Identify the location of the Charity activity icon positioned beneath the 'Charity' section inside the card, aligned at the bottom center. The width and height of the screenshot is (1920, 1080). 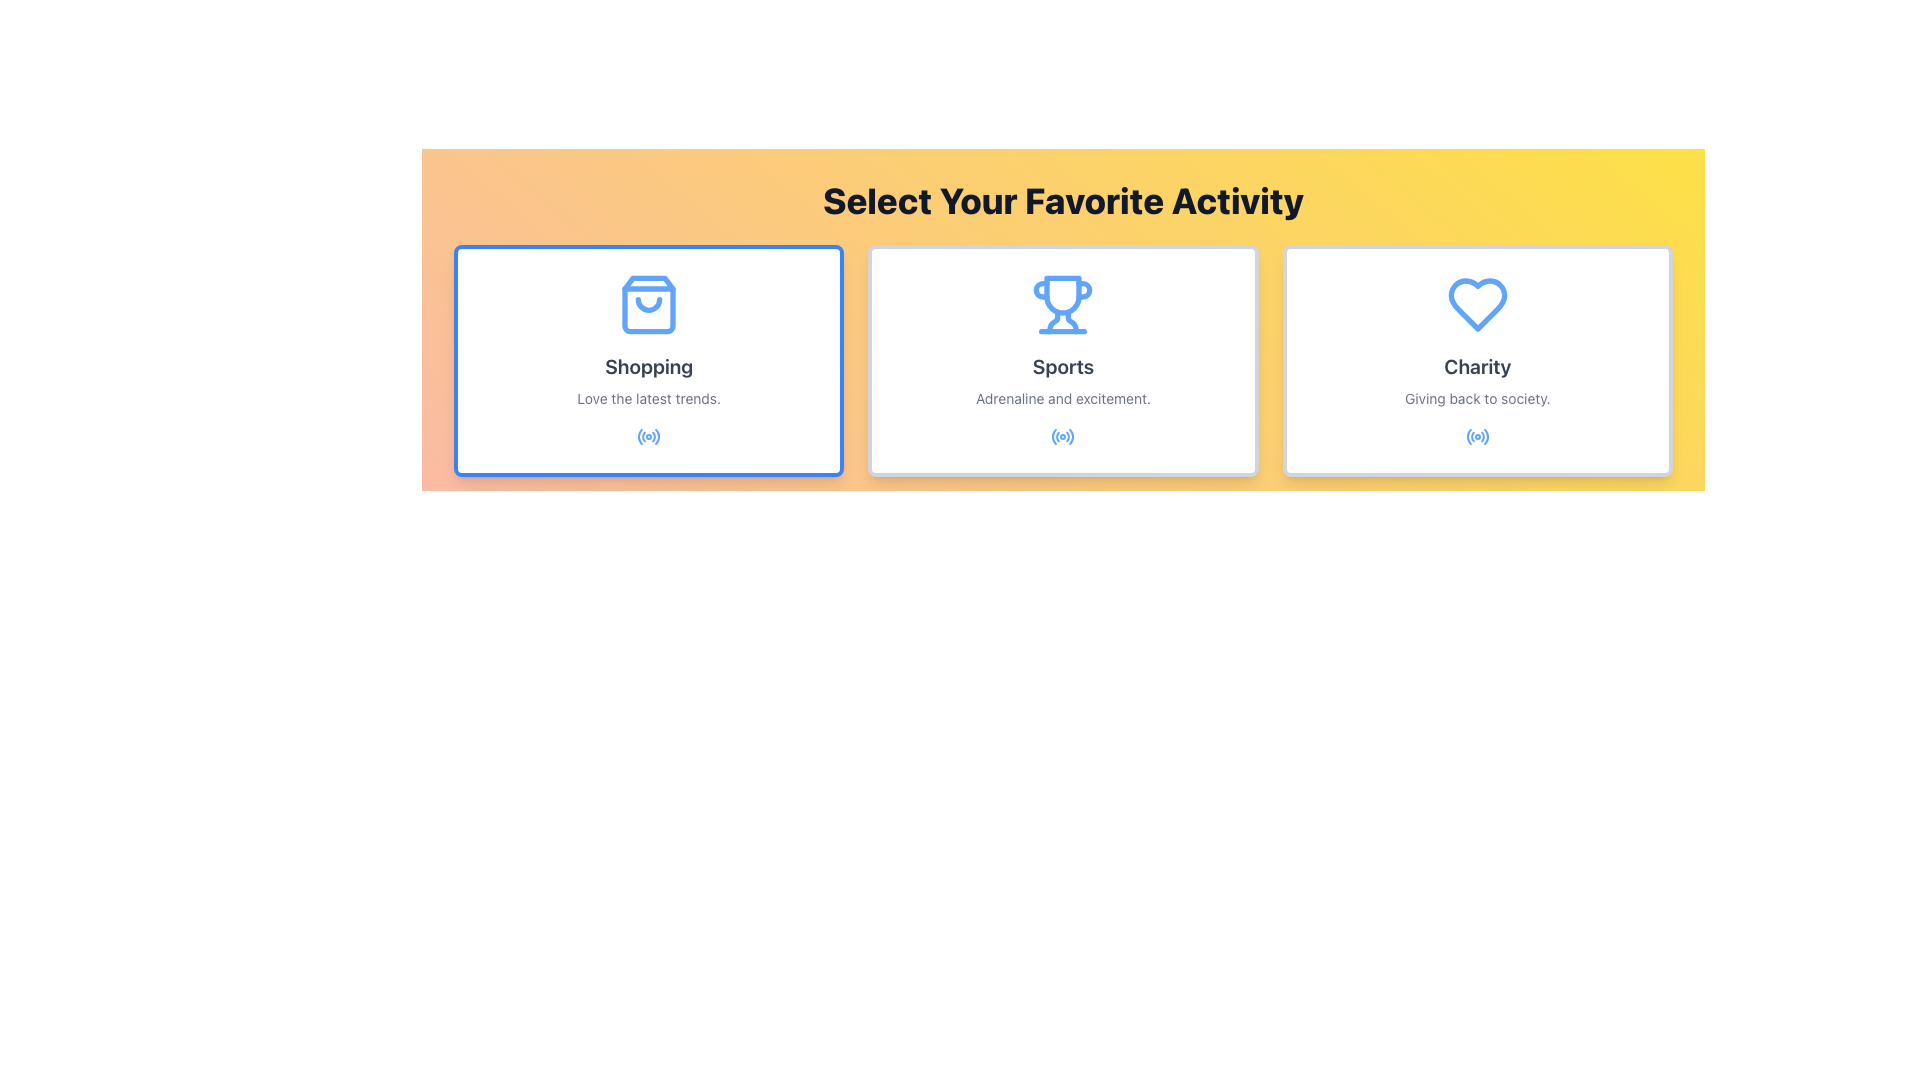
(1477, 435).